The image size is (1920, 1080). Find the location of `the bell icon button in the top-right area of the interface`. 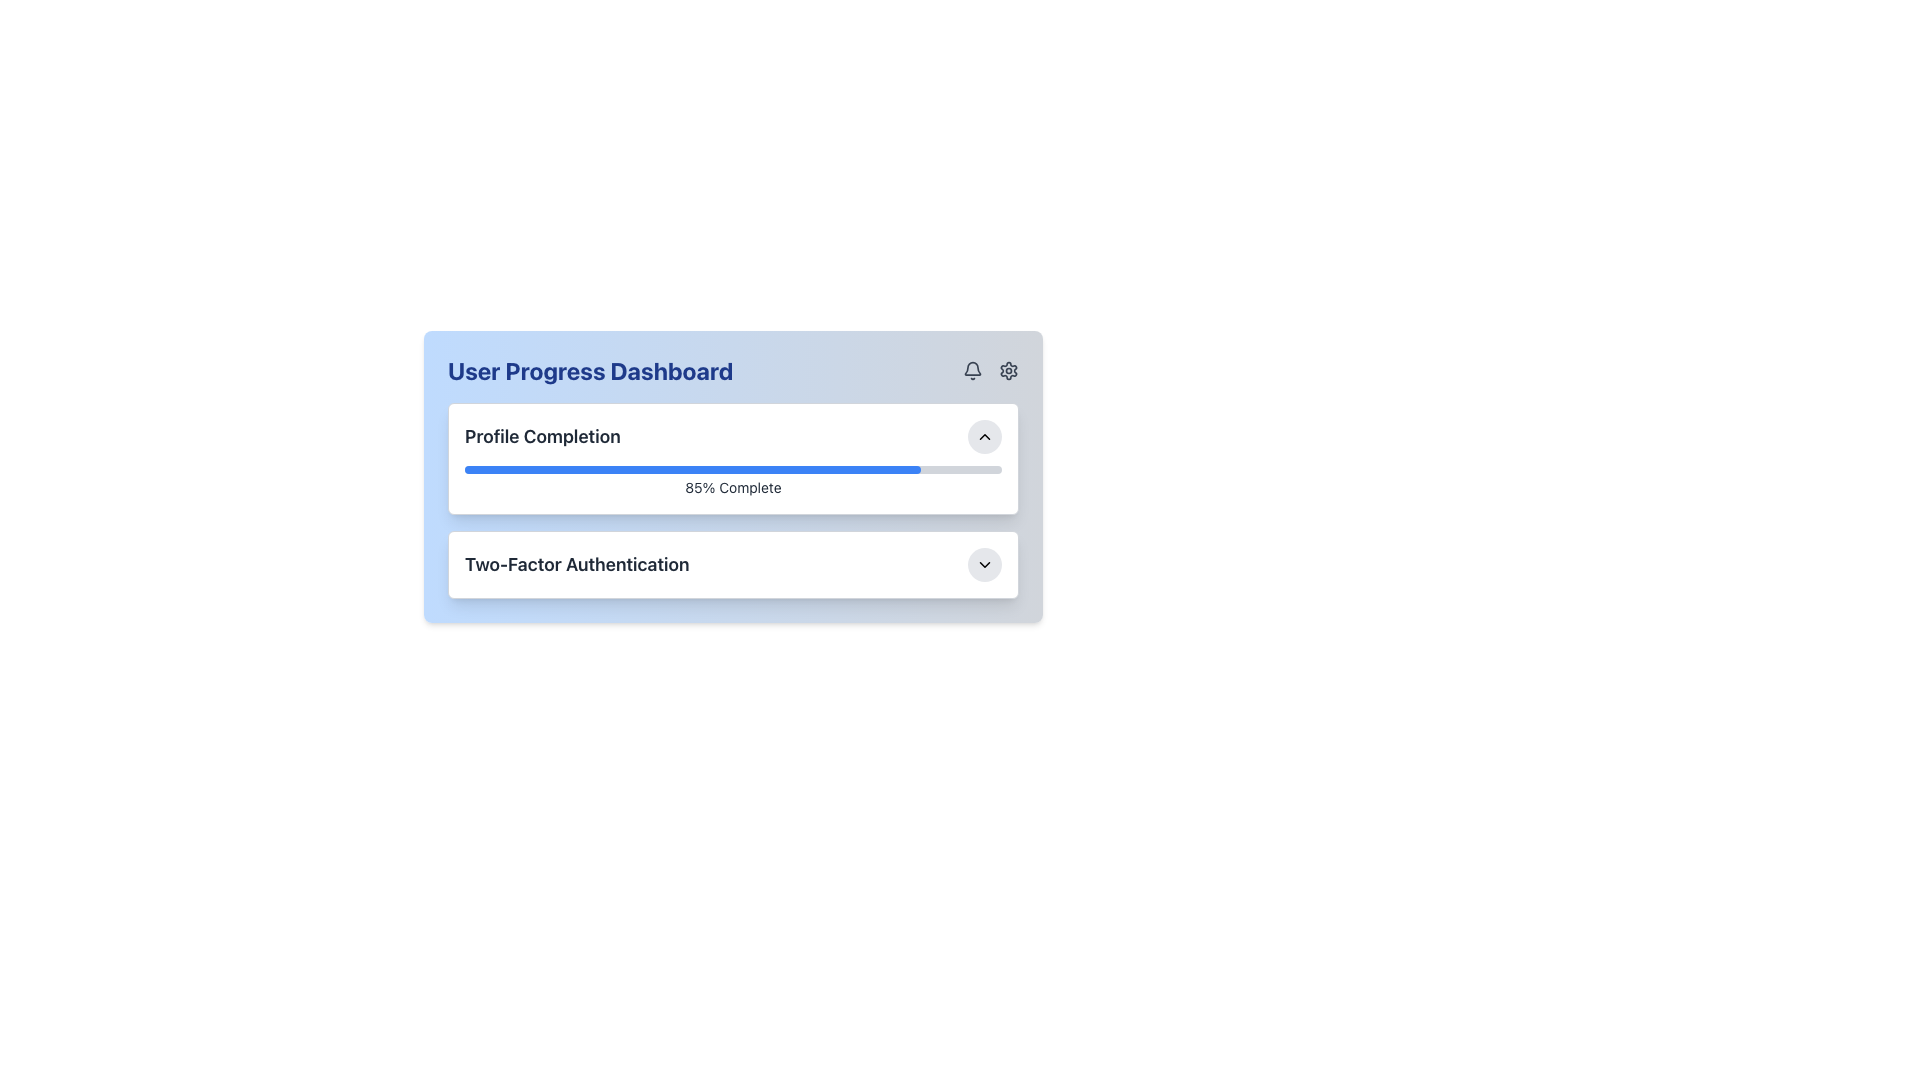

the bell icon button in the top-right area of the interface is located at coordinates (973, 370).